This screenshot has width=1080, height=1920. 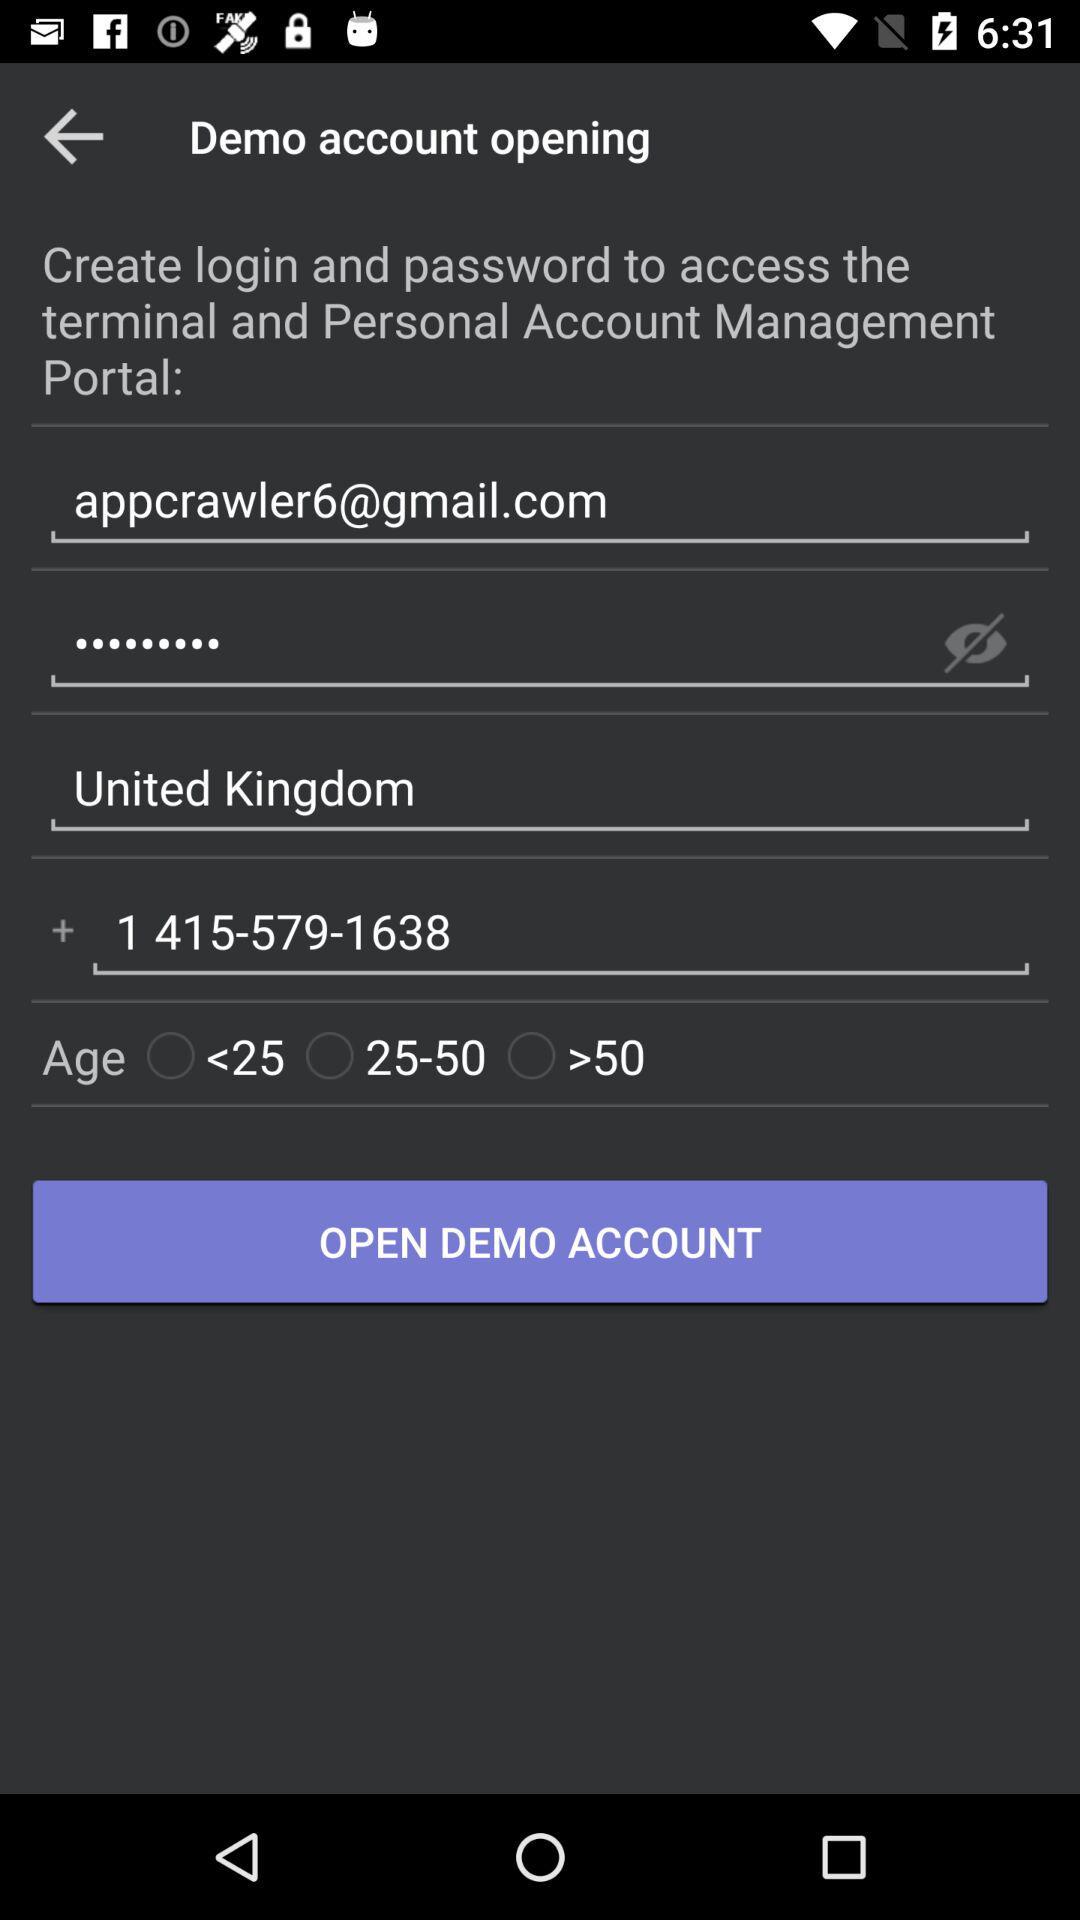 I want to click on the icon on the right, so click(x=974, y=643).